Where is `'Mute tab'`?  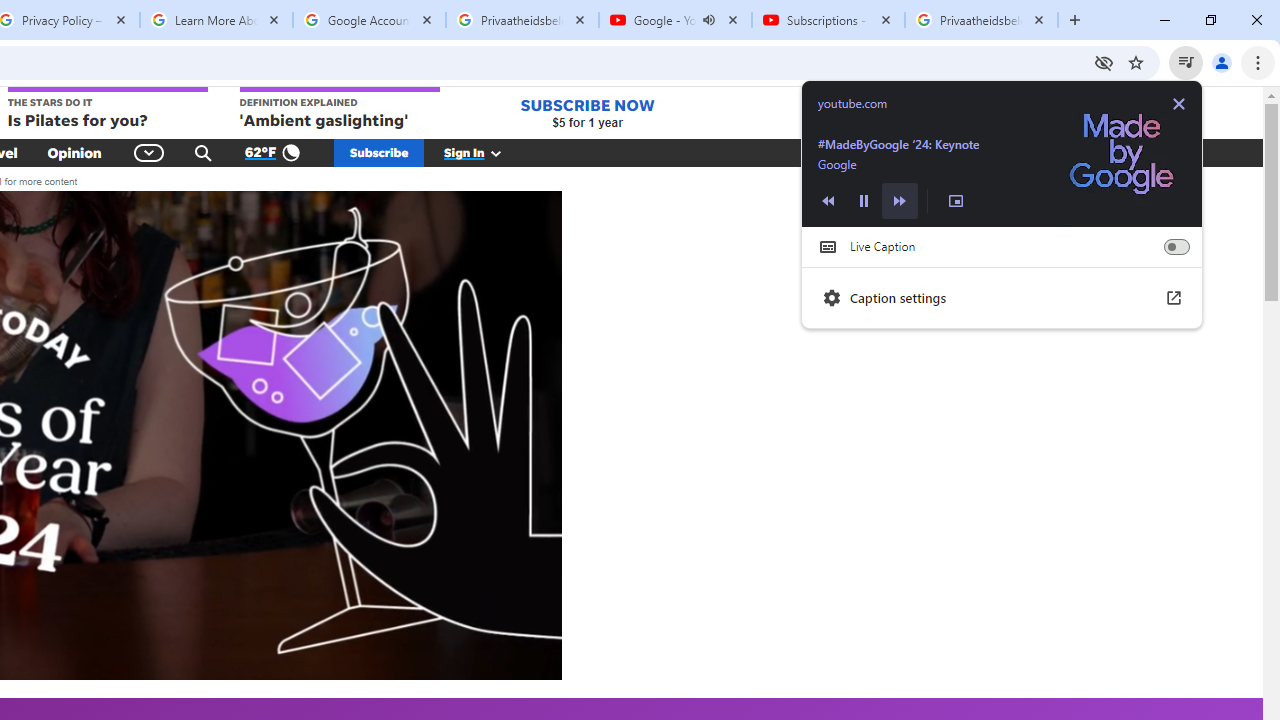
'Mute tab' is located at coordinates (709, 20).